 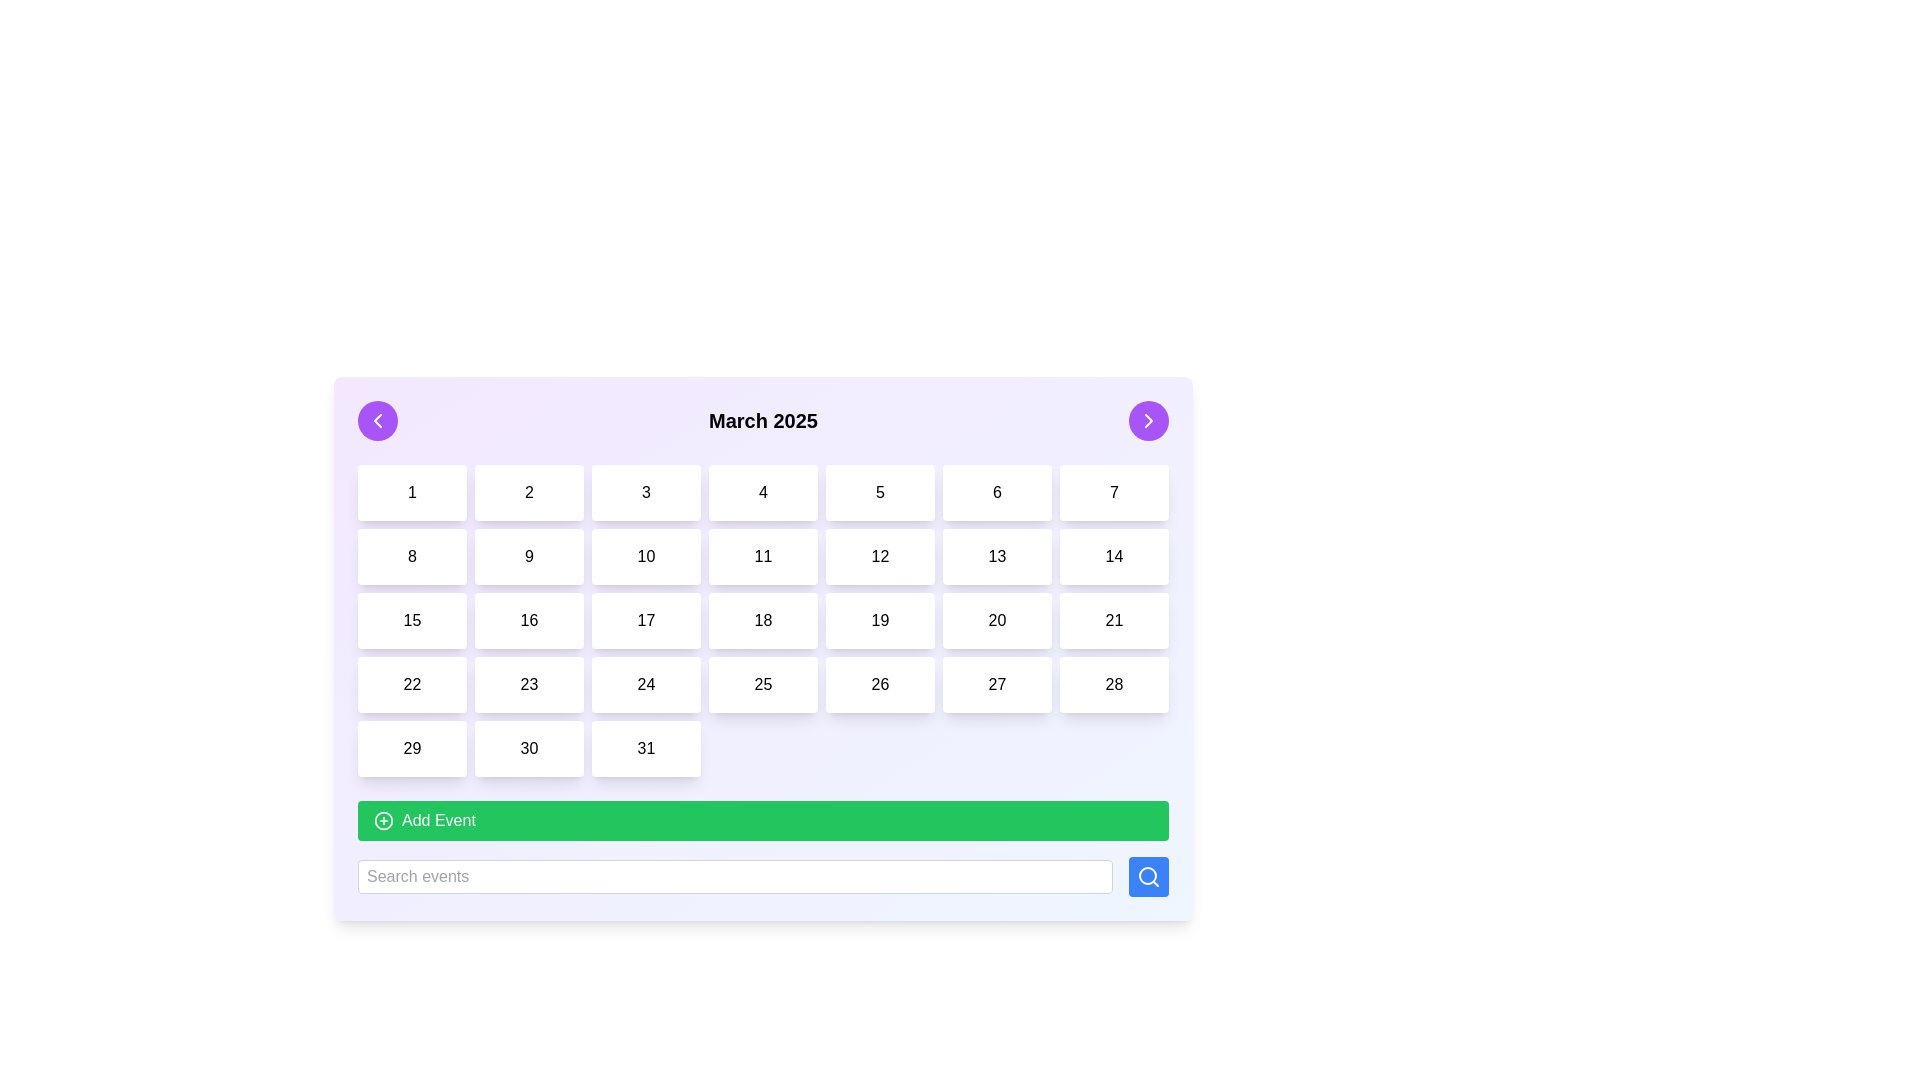 What do you see at coordinates (411, 684) in the screenshot?
I see `the calendar day tile displaying '22'` at bounding box center [411, 684].